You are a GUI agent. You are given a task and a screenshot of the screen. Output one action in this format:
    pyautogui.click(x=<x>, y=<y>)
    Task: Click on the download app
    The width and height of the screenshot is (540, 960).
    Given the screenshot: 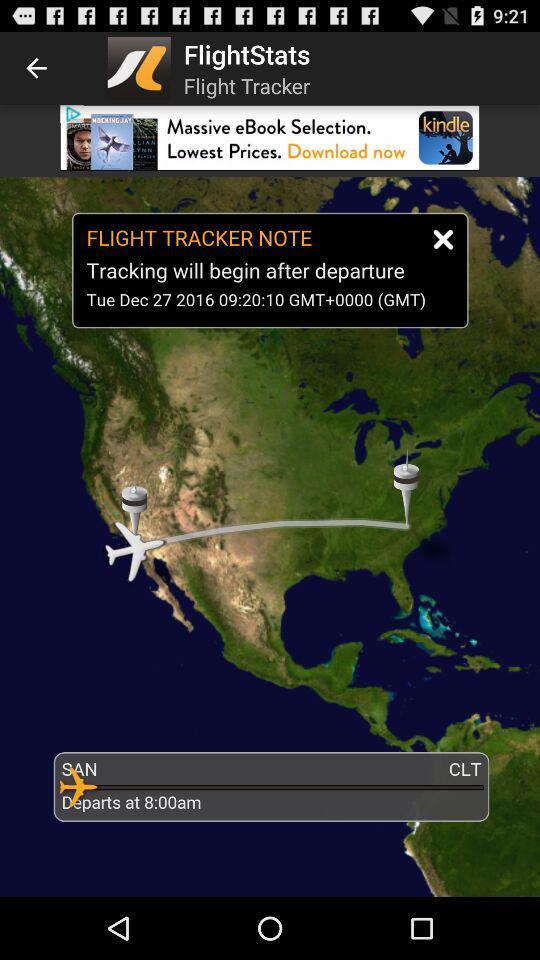 What is the action you would take?
    pyautogui.click(x=270, y=136)
    